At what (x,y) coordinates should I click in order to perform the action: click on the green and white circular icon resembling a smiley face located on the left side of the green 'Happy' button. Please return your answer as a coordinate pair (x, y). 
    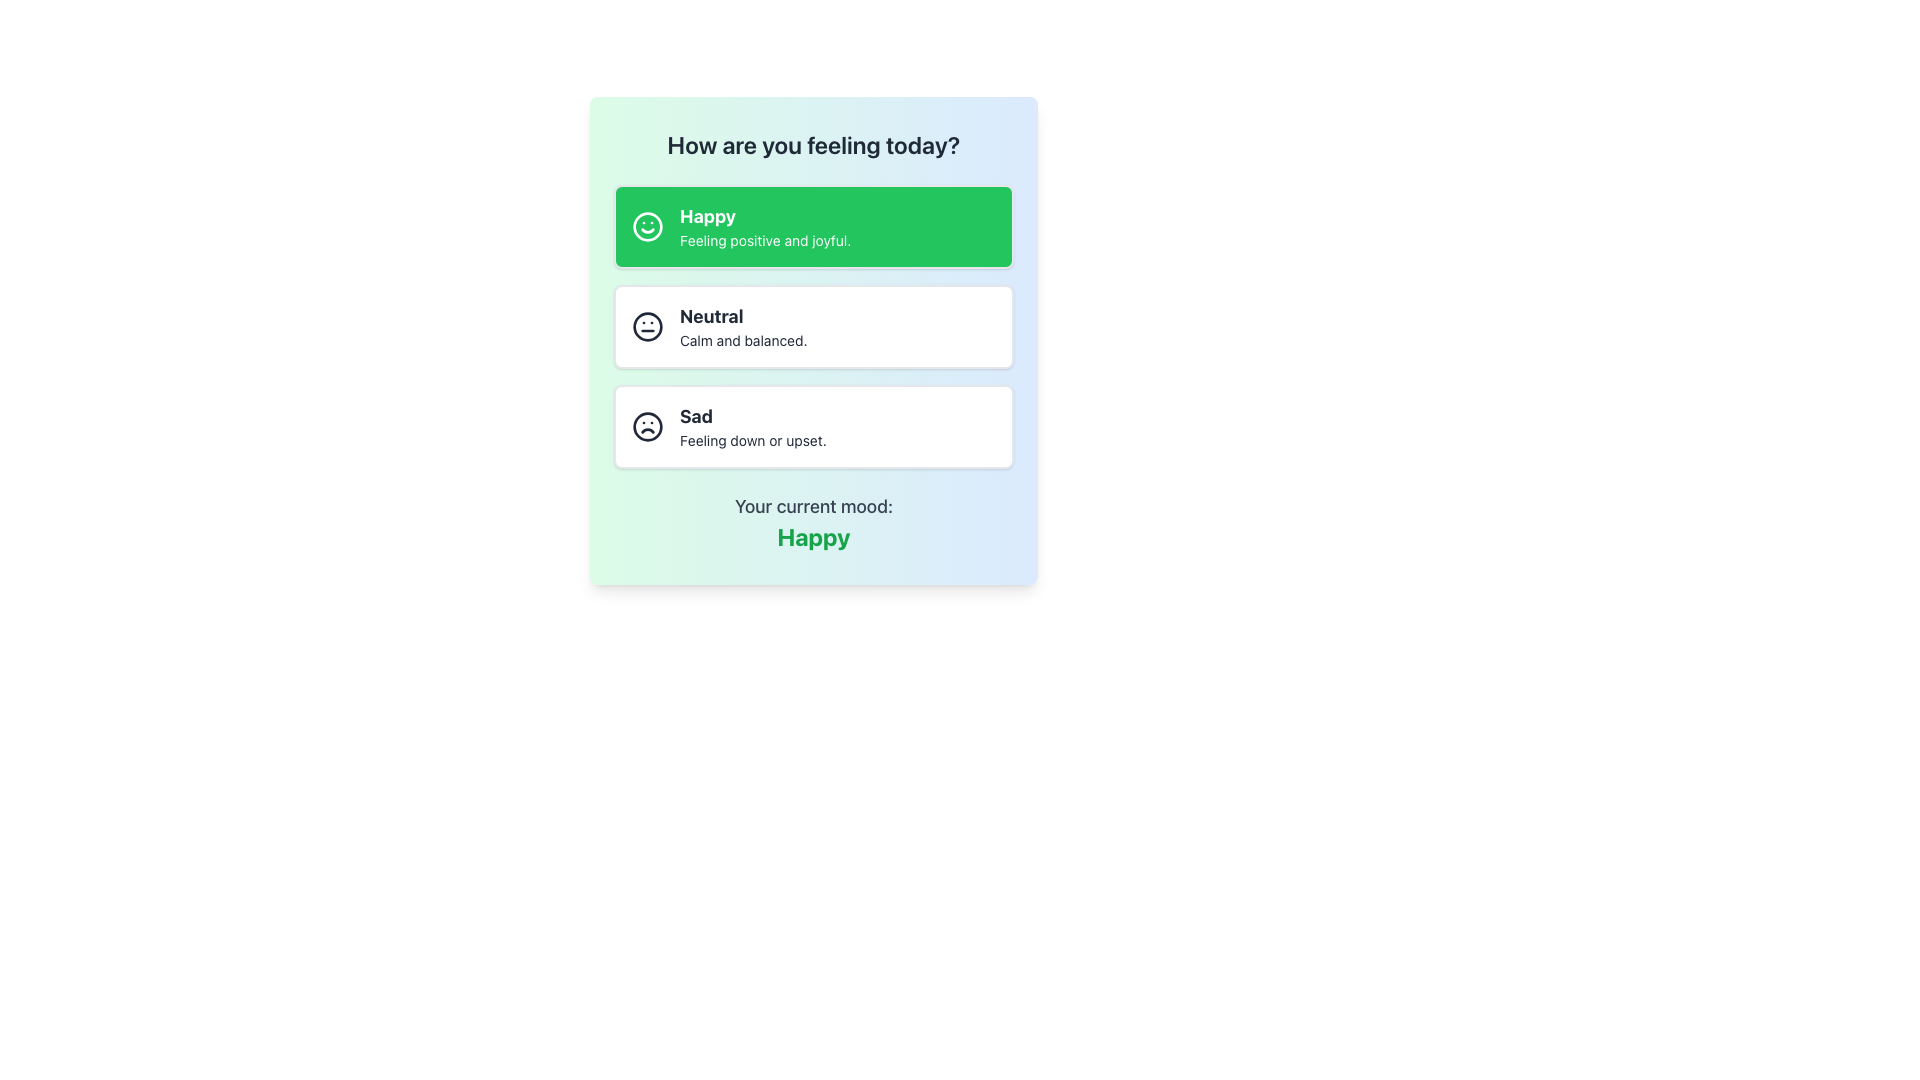
    Looking at the image, I should click on (648, 226).